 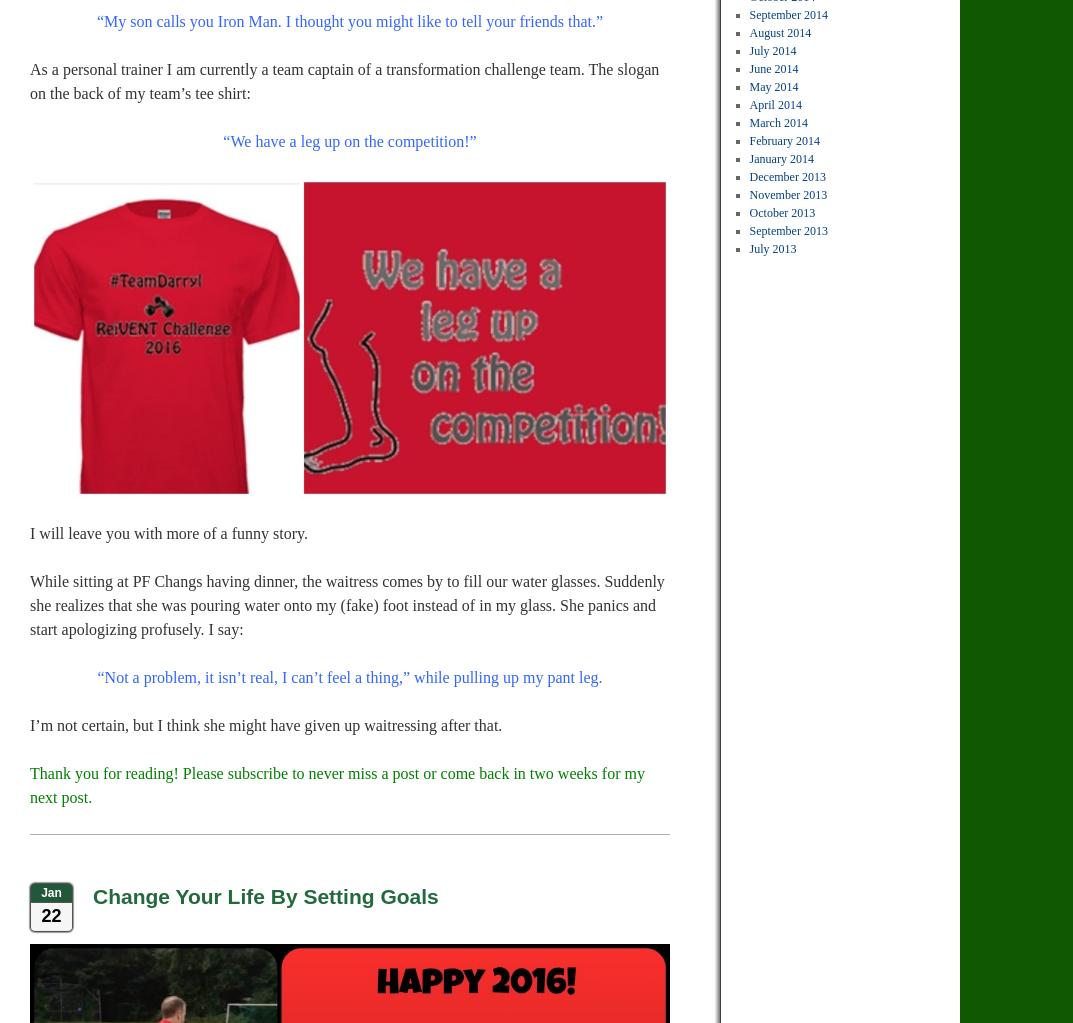 I want to click on 'November 2013', so click(x=788, y=194).